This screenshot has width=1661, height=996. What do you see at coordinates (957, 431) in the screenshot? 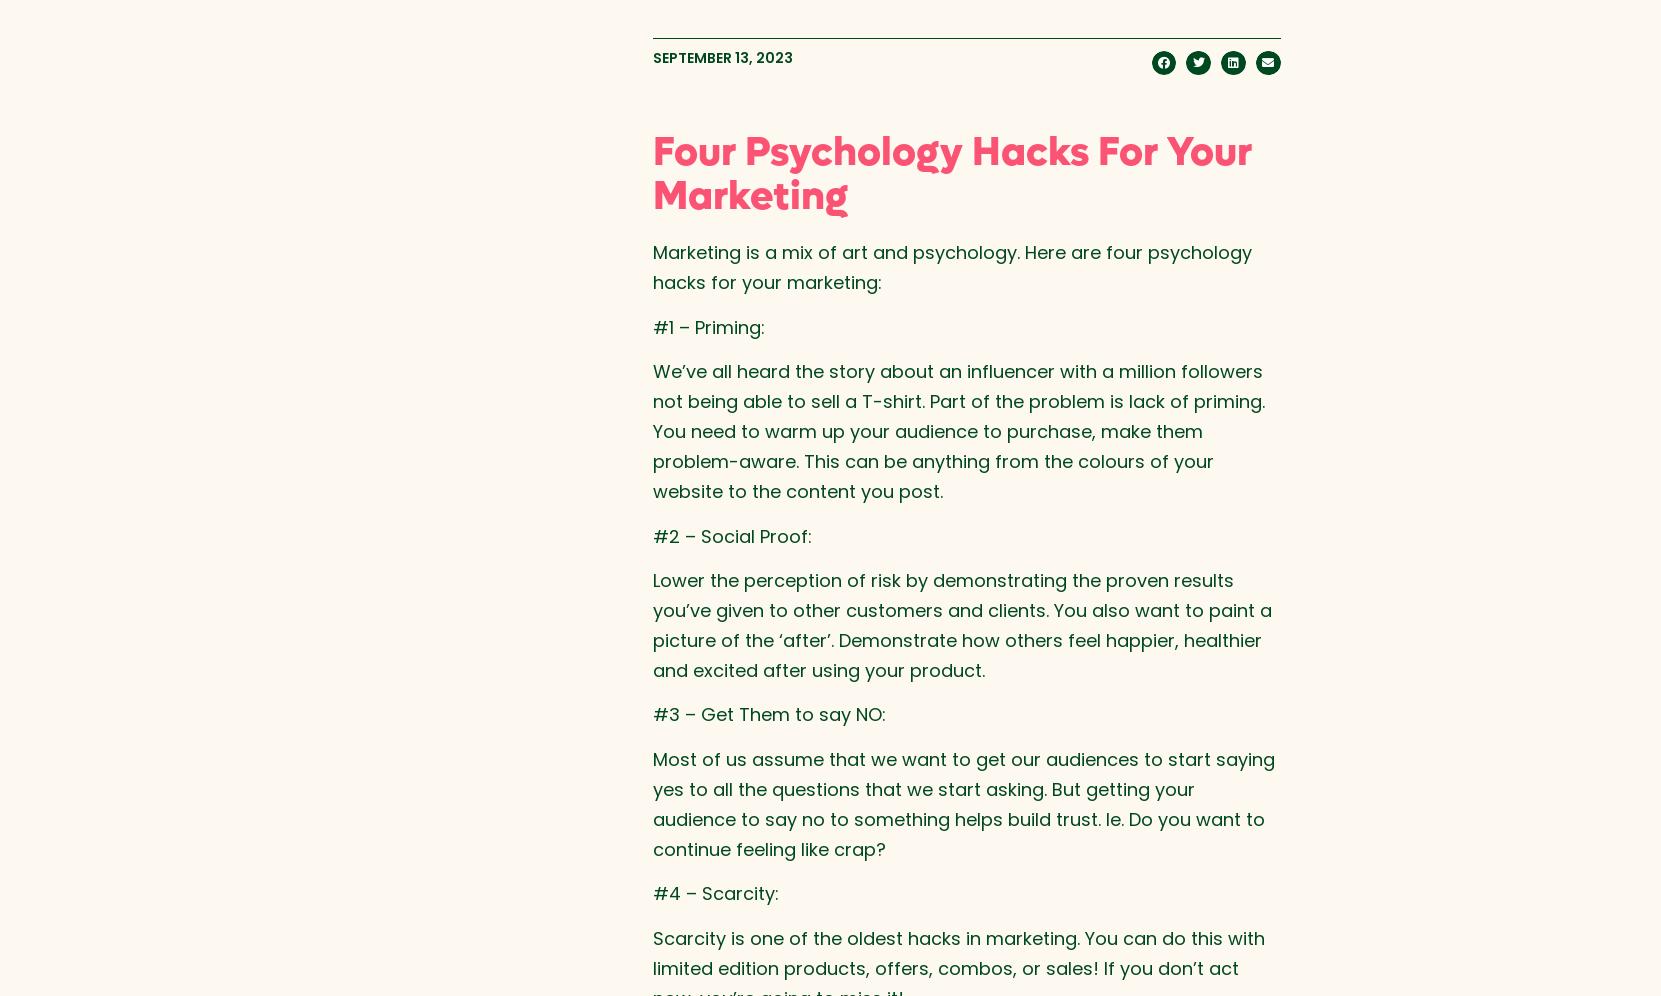
I see `'We’ve all heard the story about an influencer with a million followers not being able to sell a T-shirt. Part of the problem is lack of priming. You need to warm up your audience to purchase, make them problem-aware. This can be anything from the colours of your website to the content you post.'` at bounding box center [957, 431].